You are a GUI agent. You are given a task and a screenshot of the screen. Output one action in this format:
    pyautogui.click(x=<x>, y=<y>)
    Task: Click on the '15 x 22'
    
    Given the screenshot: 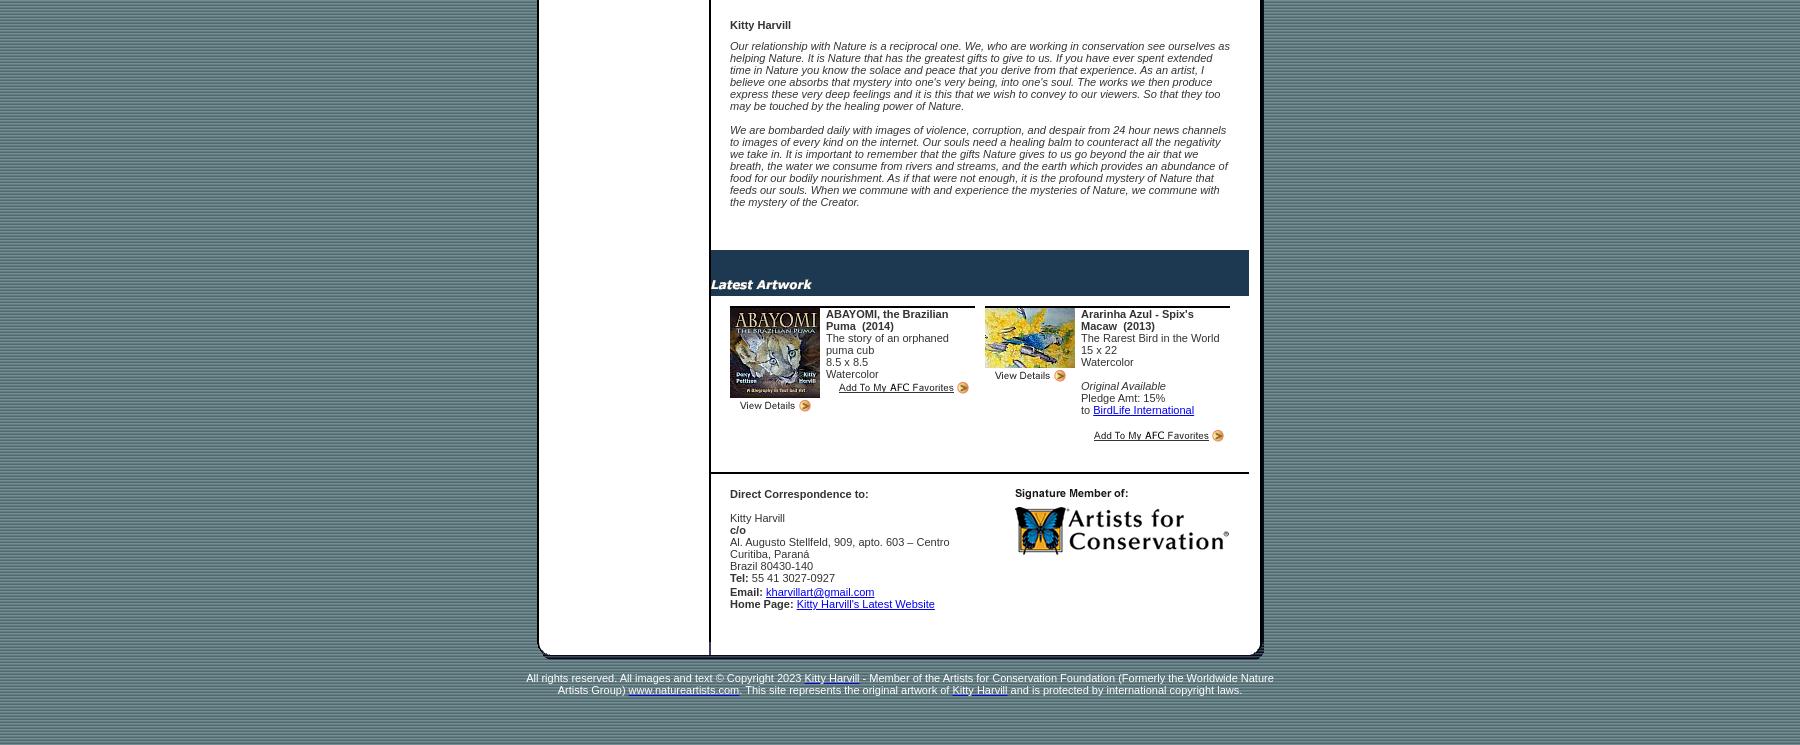 What is the action you would take?
    pyautogui.click(x=1099, y=350)
    